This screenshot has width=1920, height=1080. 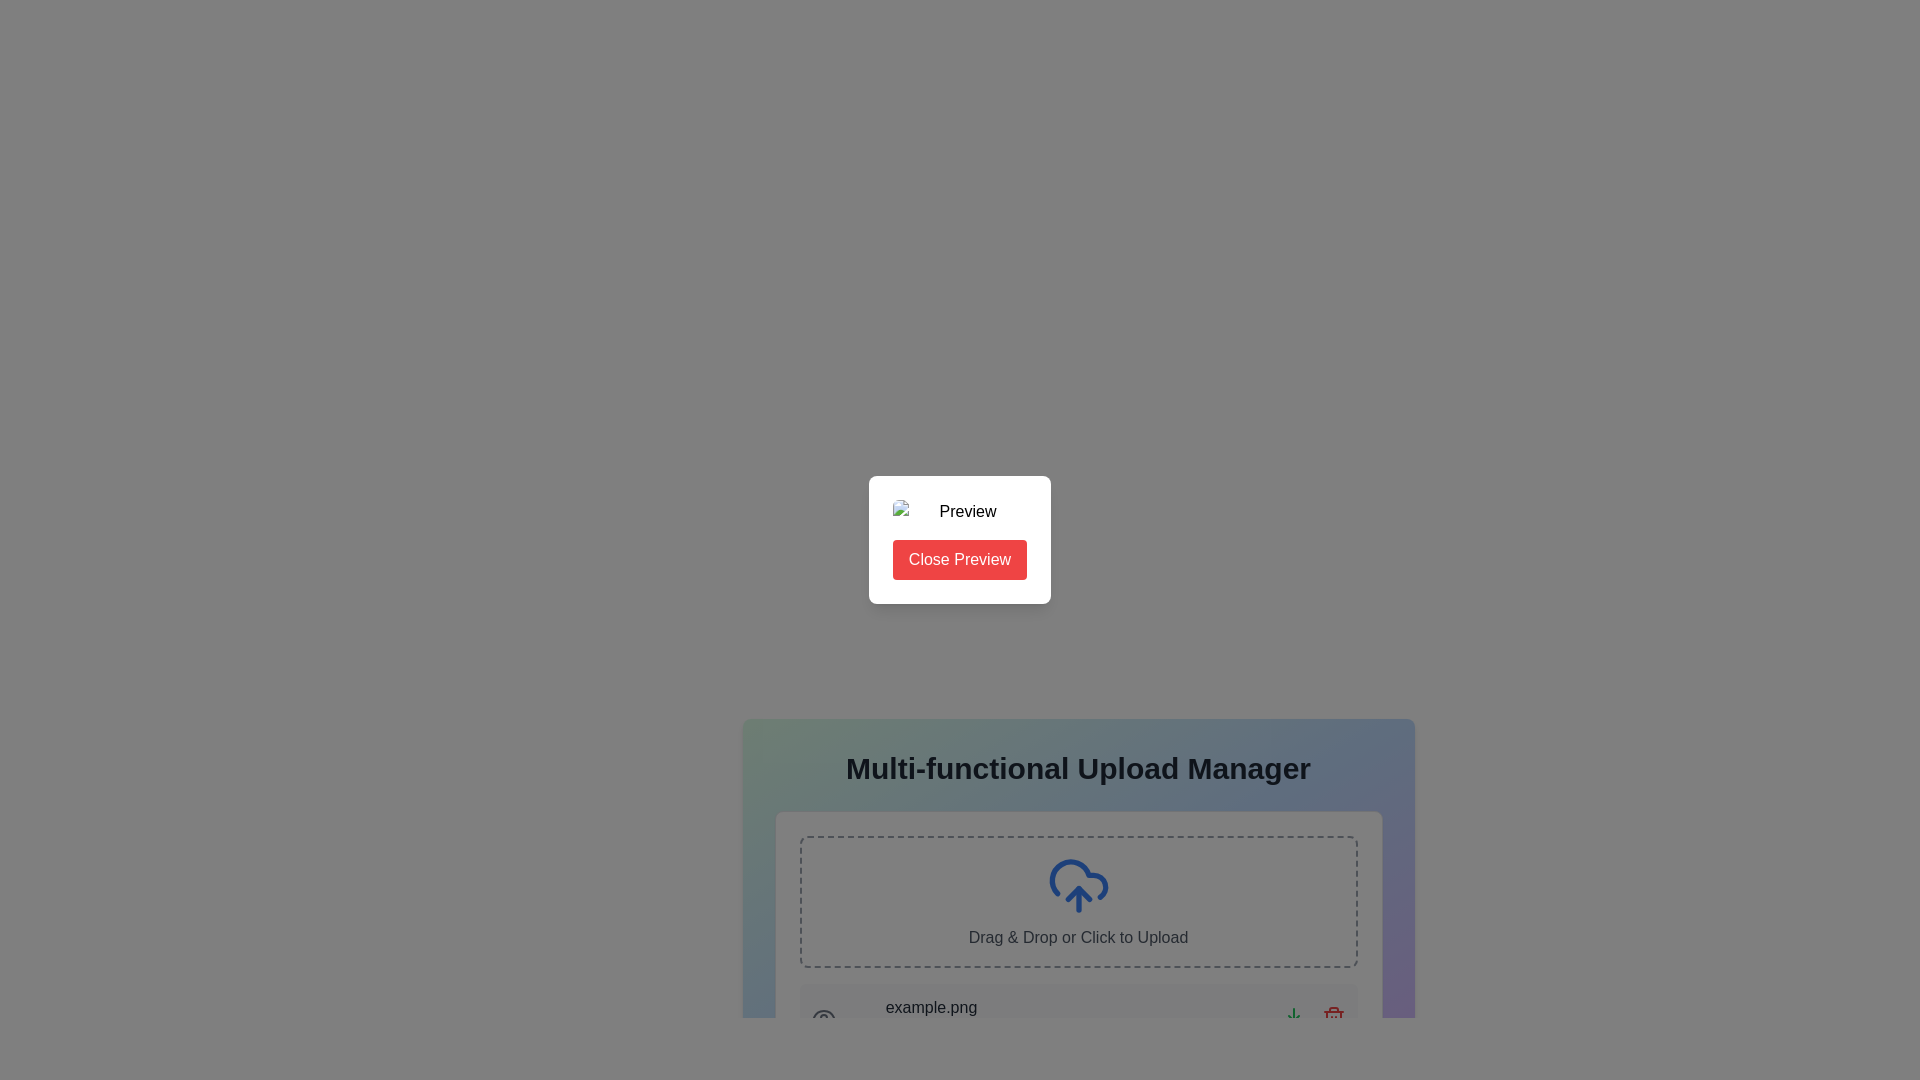 I want to click on the prominent red button with white text 'Close Preview', so click(x=960, y=559).